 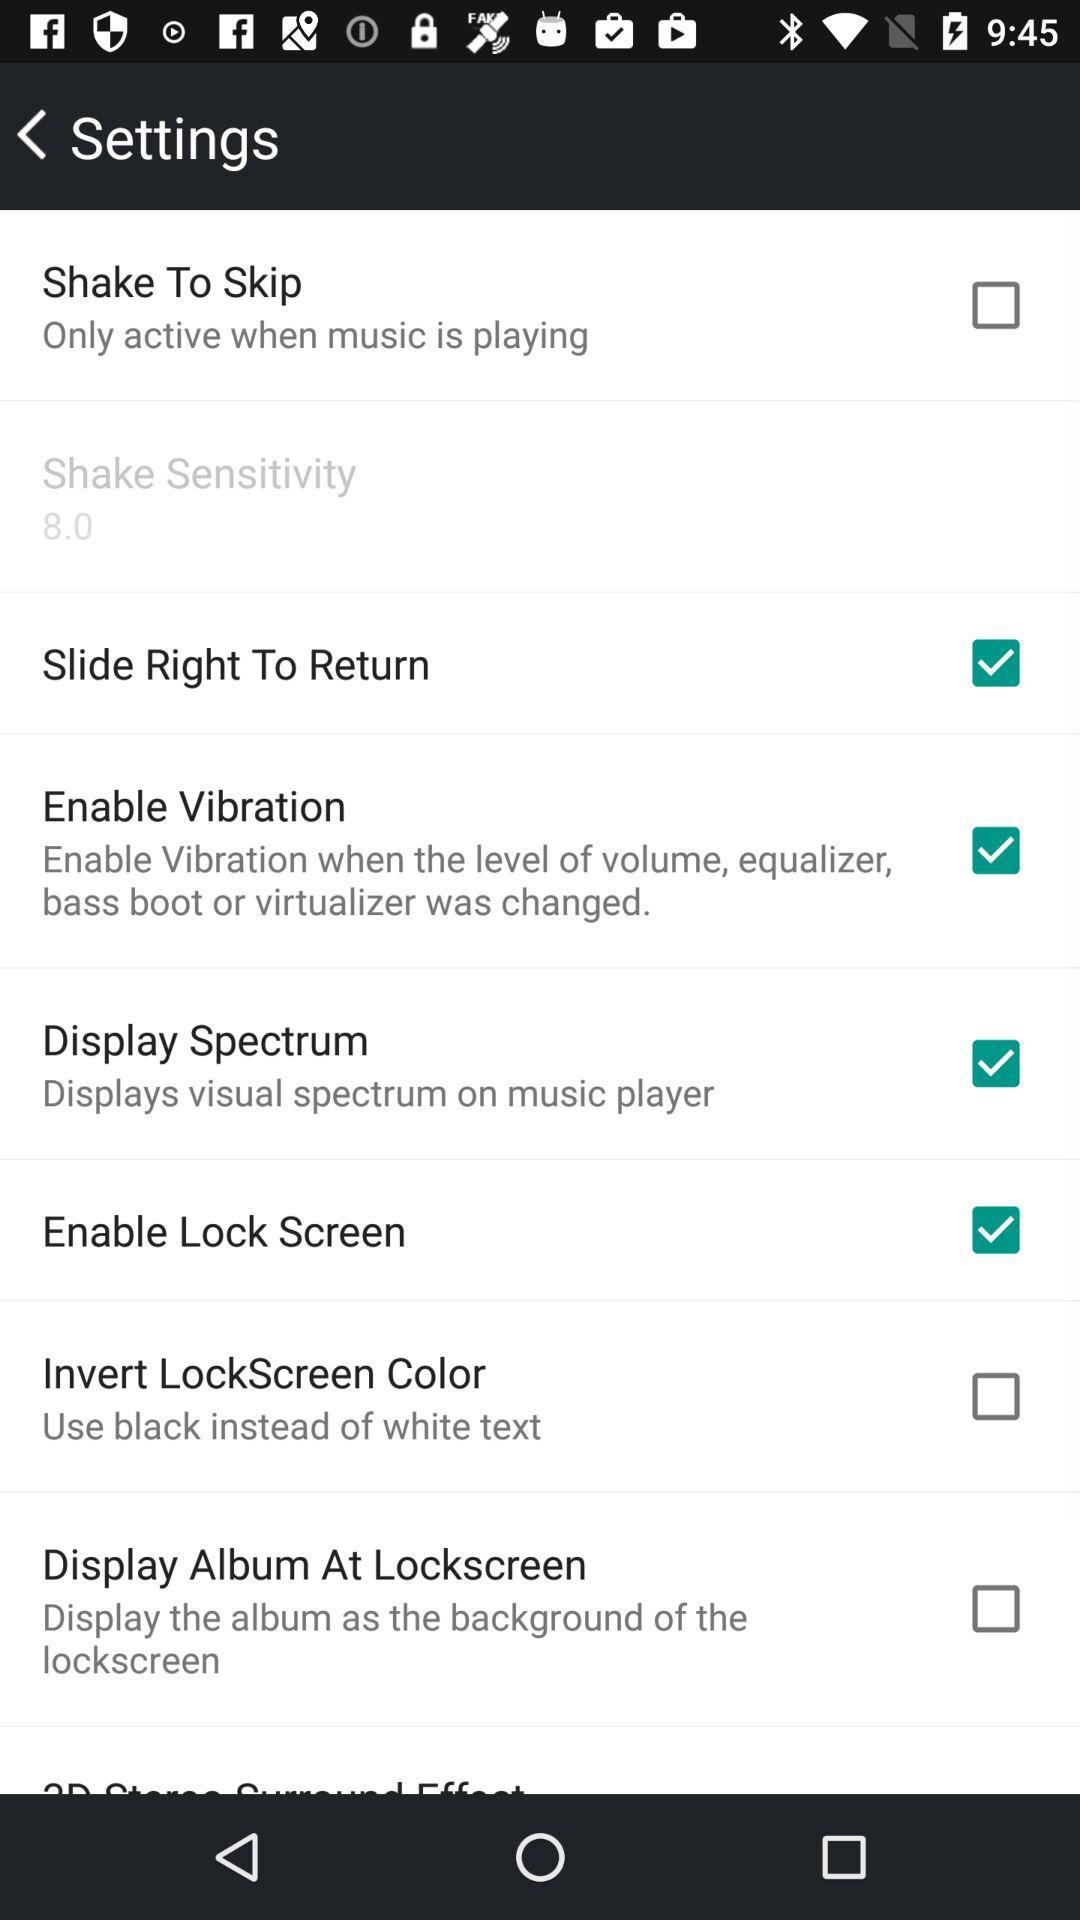 What do you see at coordinates (149, 135) in the screenshot?
I see `settings` at bounding box center [149, 135].